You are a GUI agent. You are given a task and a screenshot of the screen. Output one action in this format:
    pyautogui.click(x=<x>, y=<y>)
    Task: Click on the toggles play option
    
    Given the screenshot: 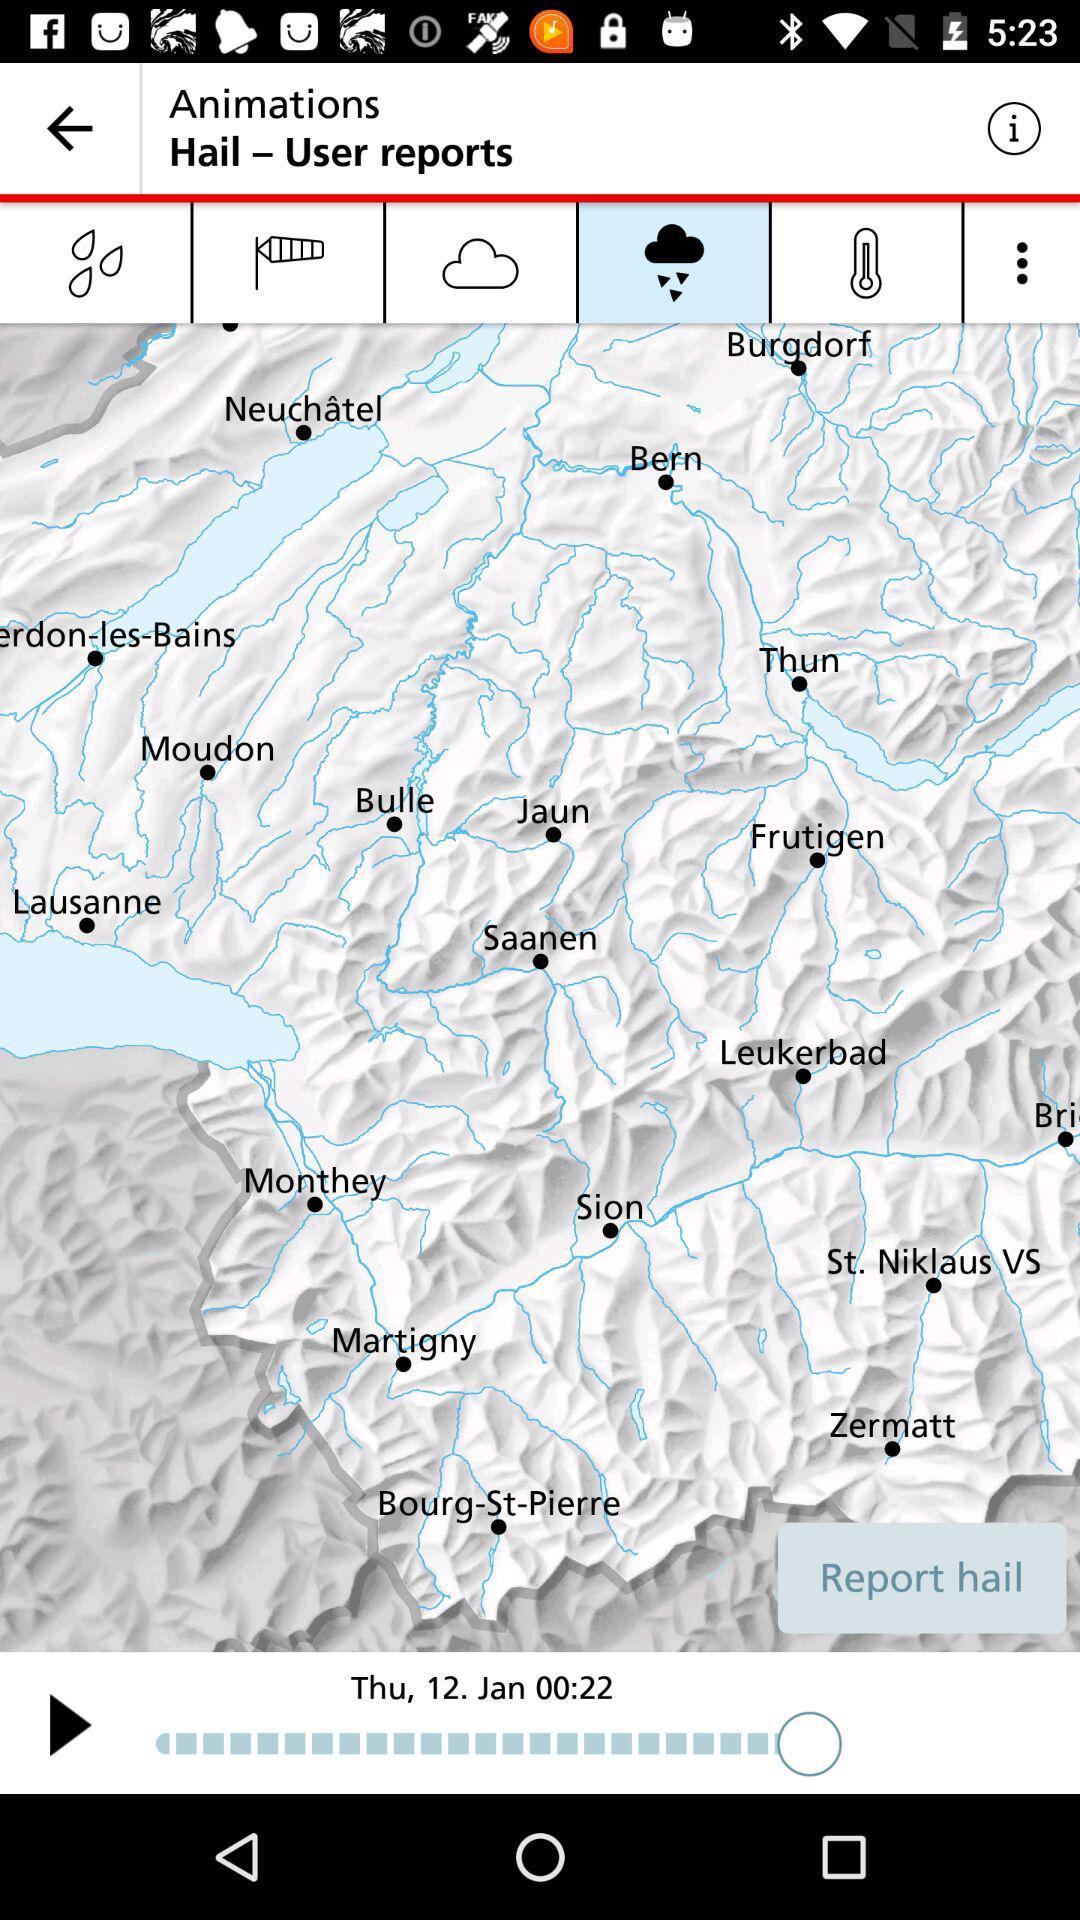 What is the action you would take?
    pyautogui.click(x=69, y=1723)
    